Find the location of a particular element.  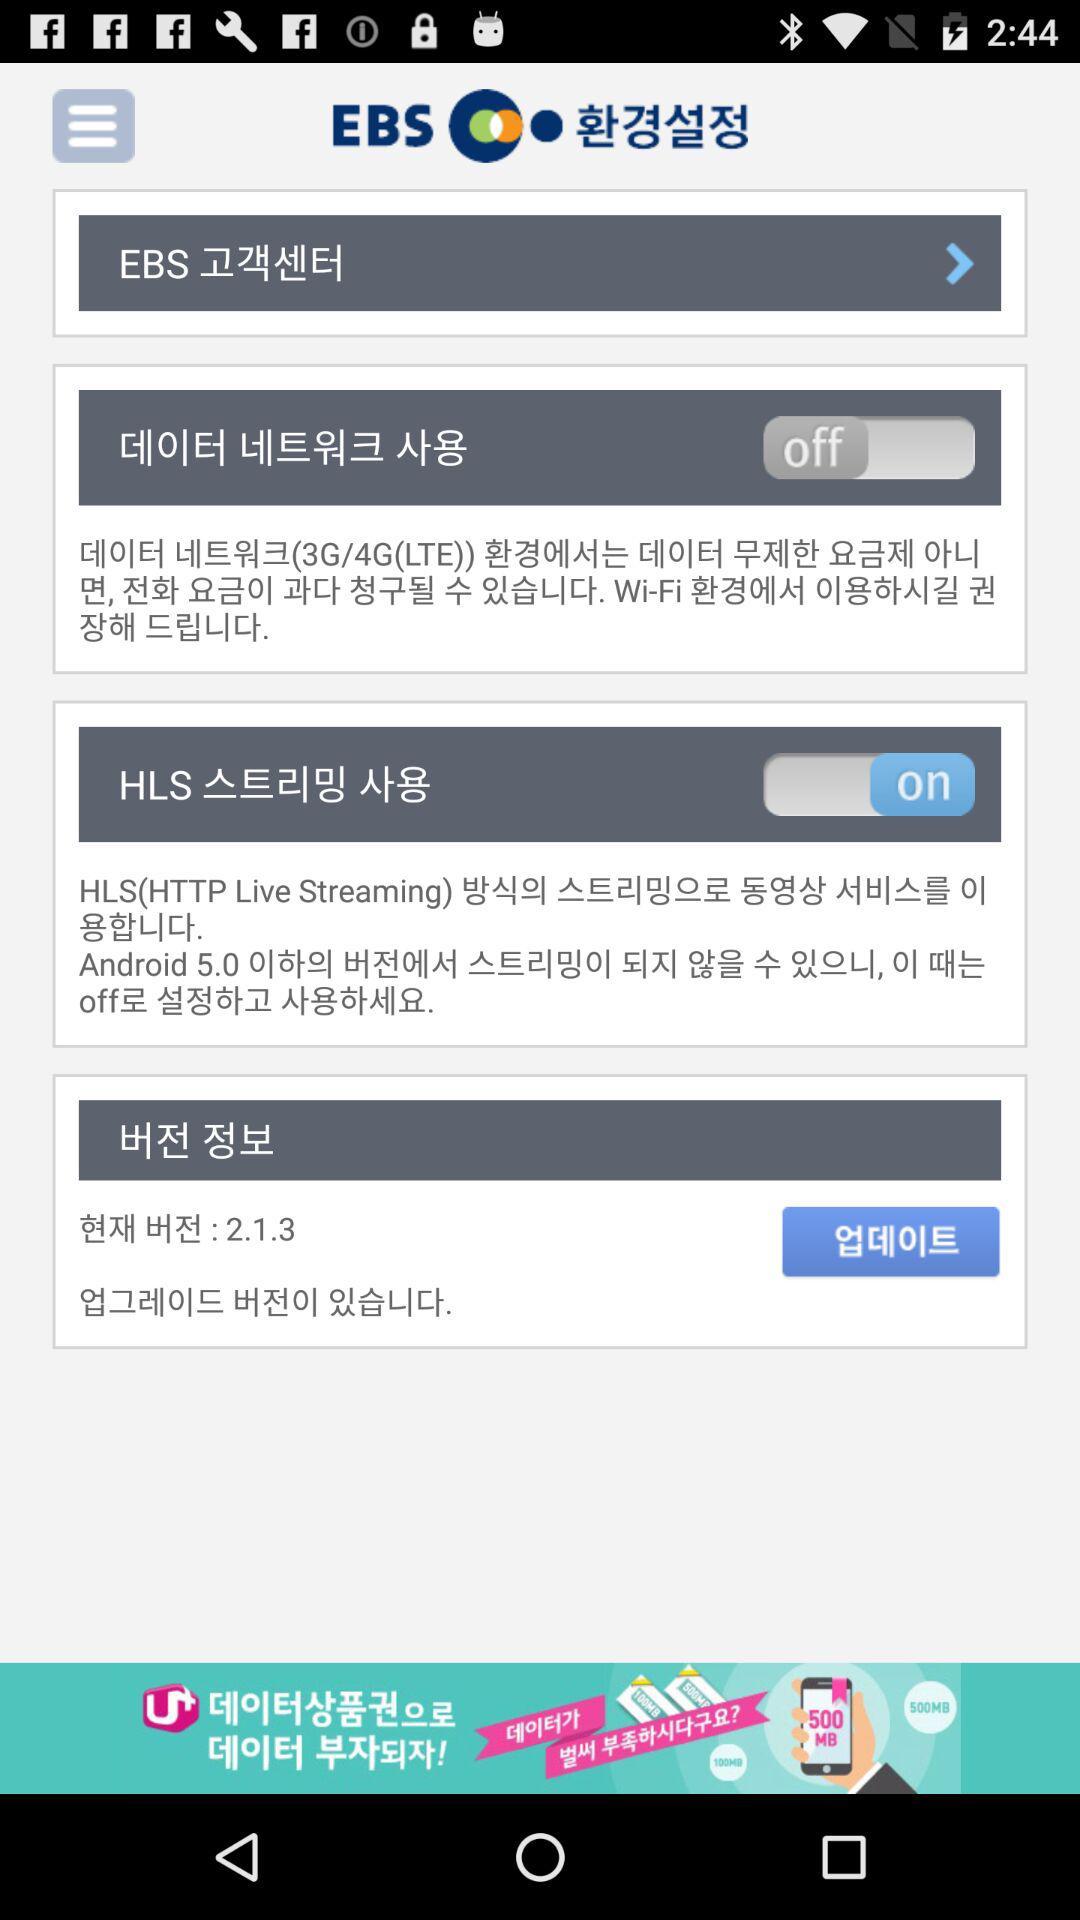

the date_range icon is located at coordinates (890, 1331).